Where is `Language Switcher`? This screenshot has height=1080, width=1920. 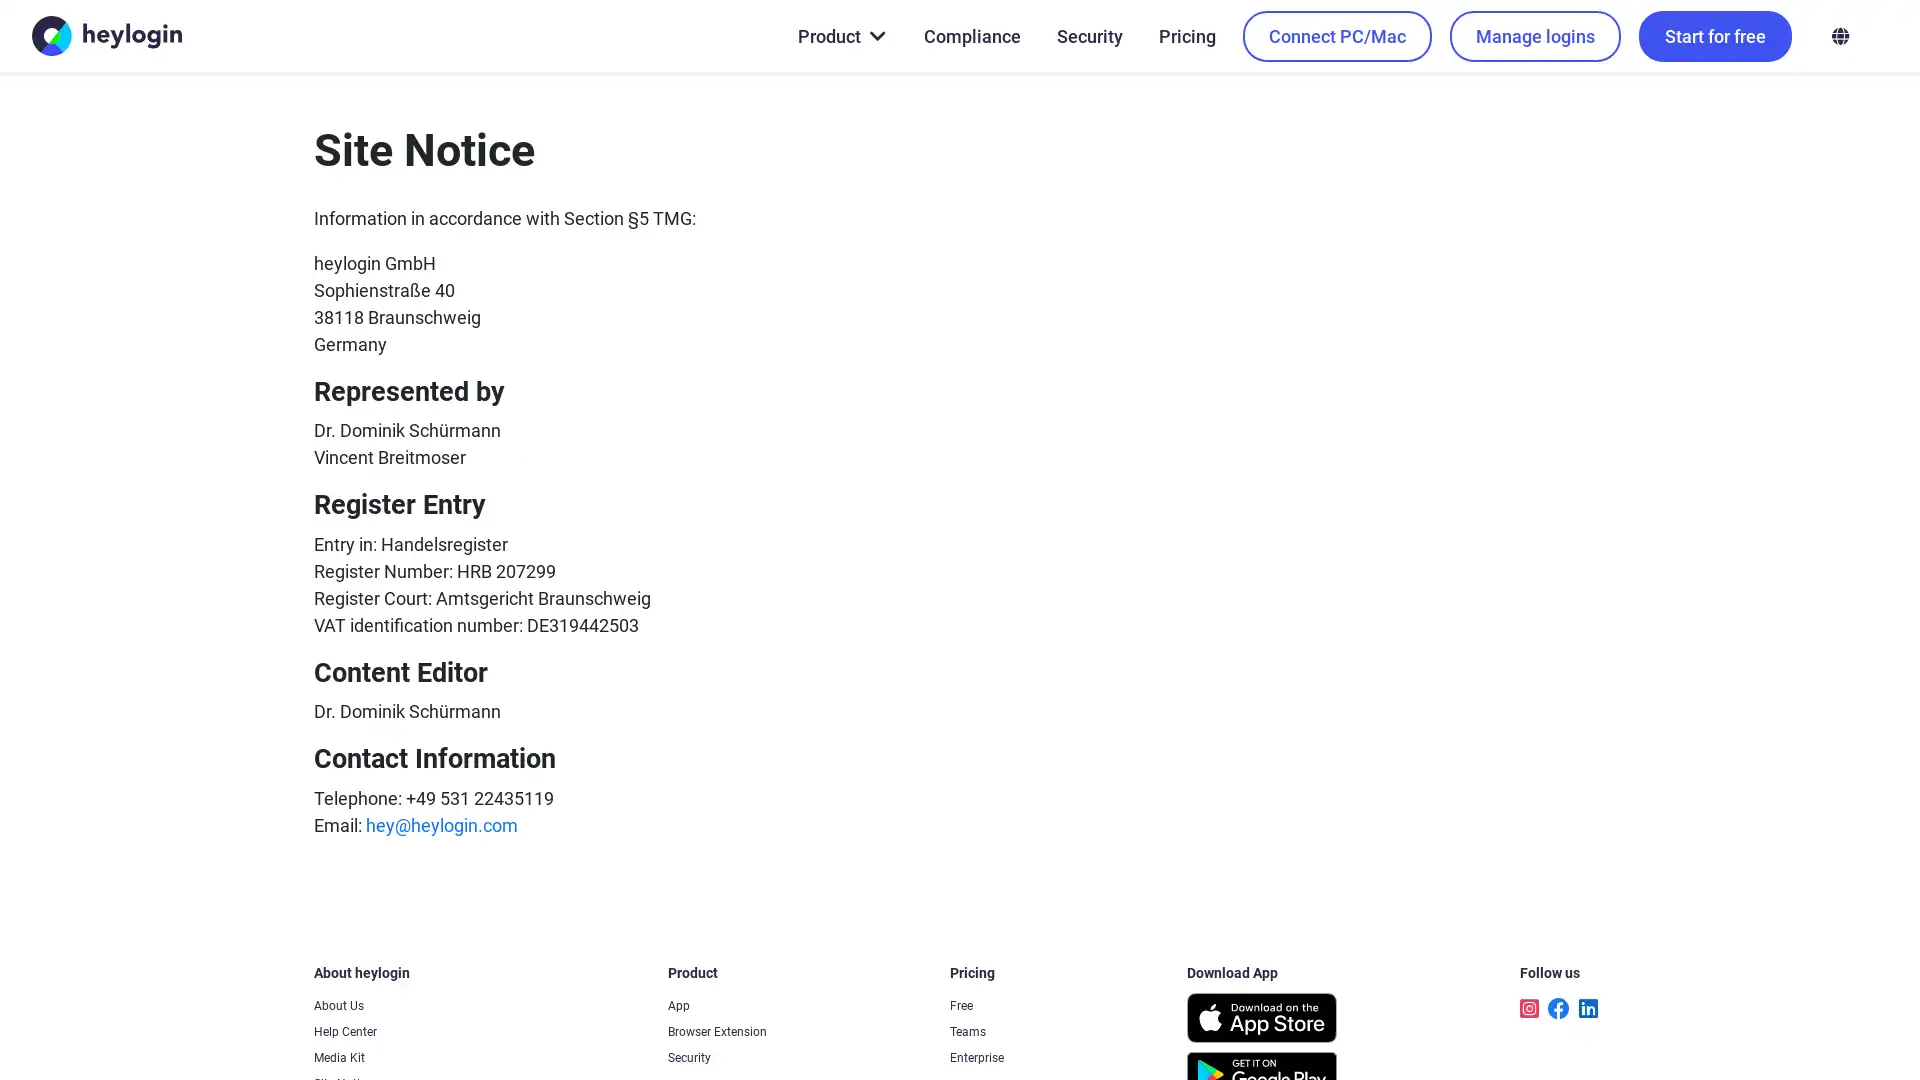
Language Switcher is located at coordinates (1839, 35).